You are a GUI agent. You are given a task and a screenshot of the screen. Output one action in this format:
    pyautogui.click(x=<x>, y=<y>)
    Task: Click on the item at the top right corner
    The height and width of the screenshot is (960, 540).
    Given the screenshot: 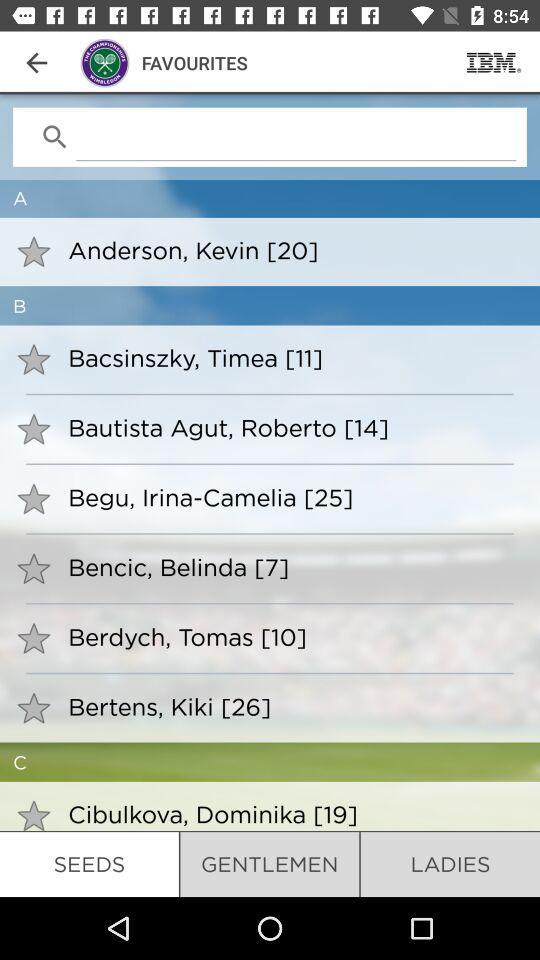 What is the action you would take?
    pyautogui.click(x=493, y=62)
    